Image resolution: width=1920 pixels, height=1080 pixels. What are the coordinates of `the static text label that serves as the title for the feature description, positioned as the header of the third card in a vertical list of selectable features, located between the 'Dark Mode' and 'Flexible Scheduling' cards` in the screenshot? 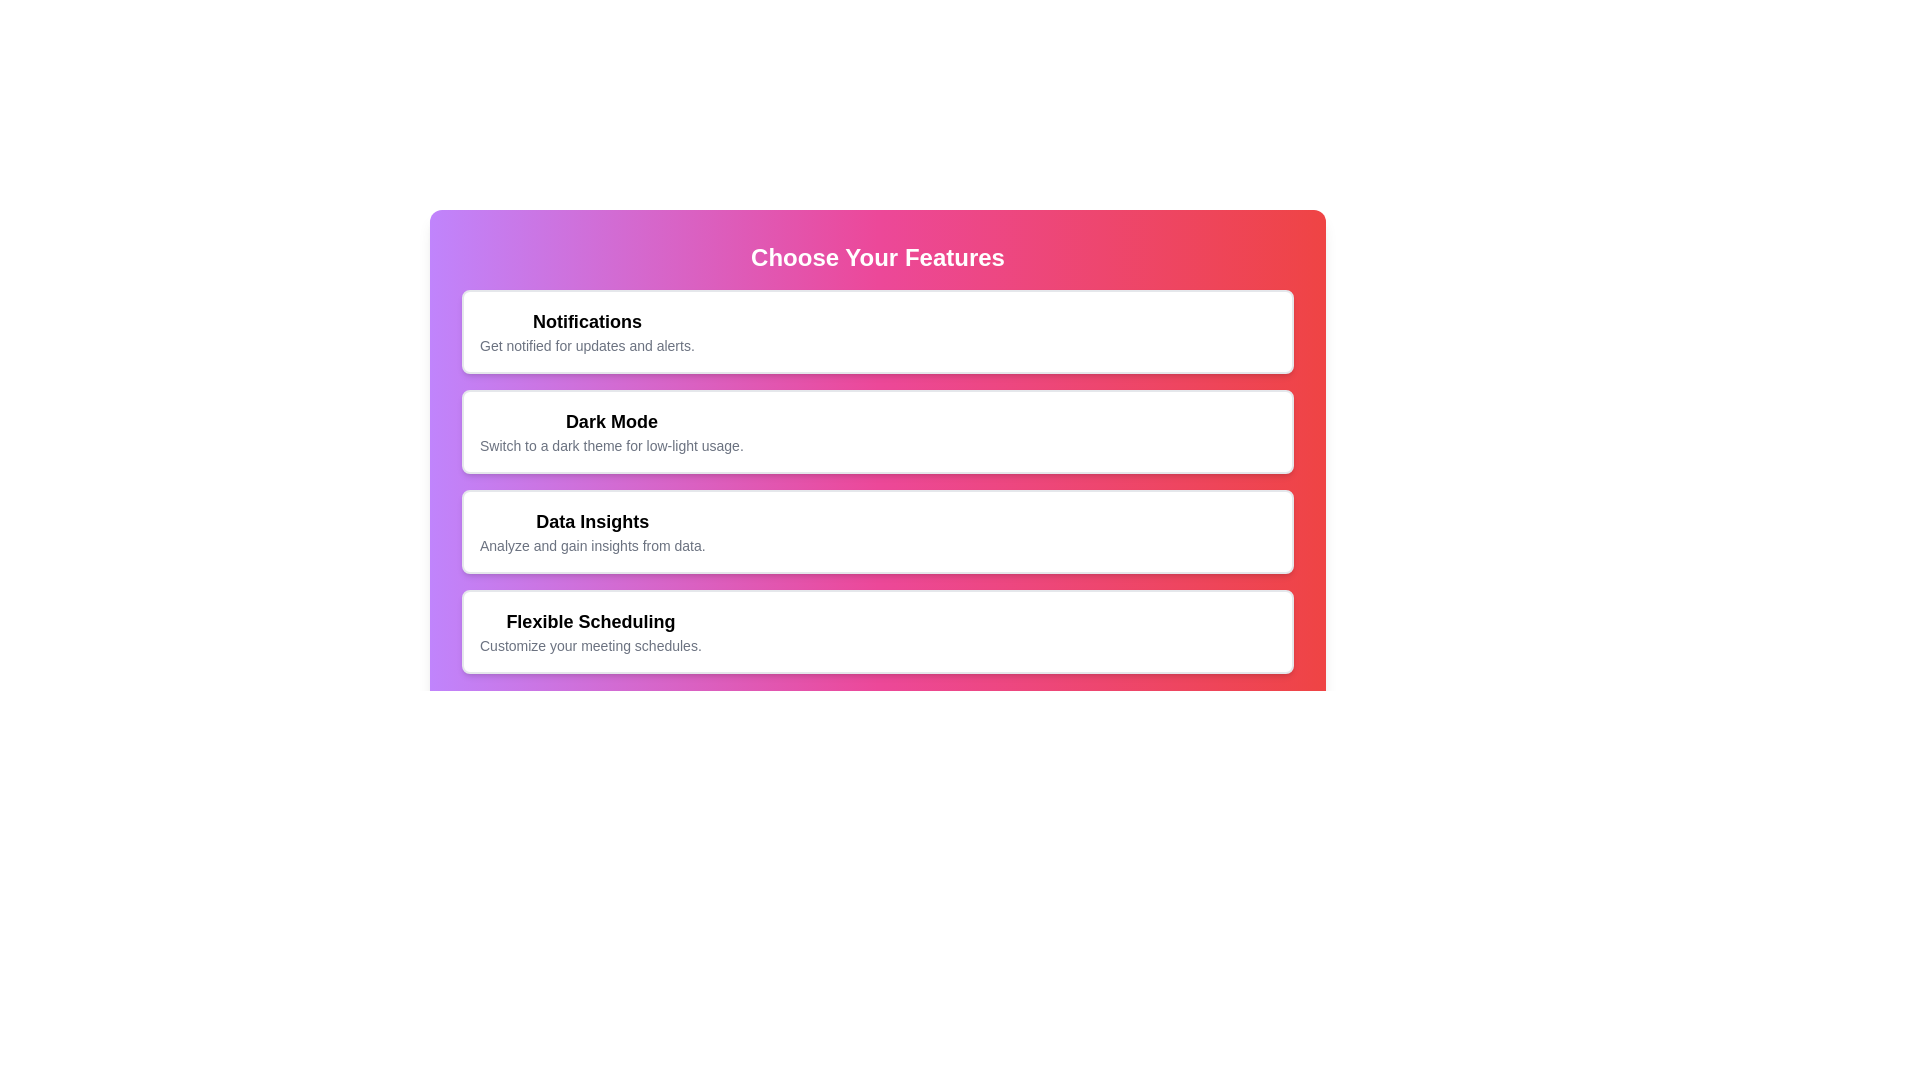 It's located at (591, 520).